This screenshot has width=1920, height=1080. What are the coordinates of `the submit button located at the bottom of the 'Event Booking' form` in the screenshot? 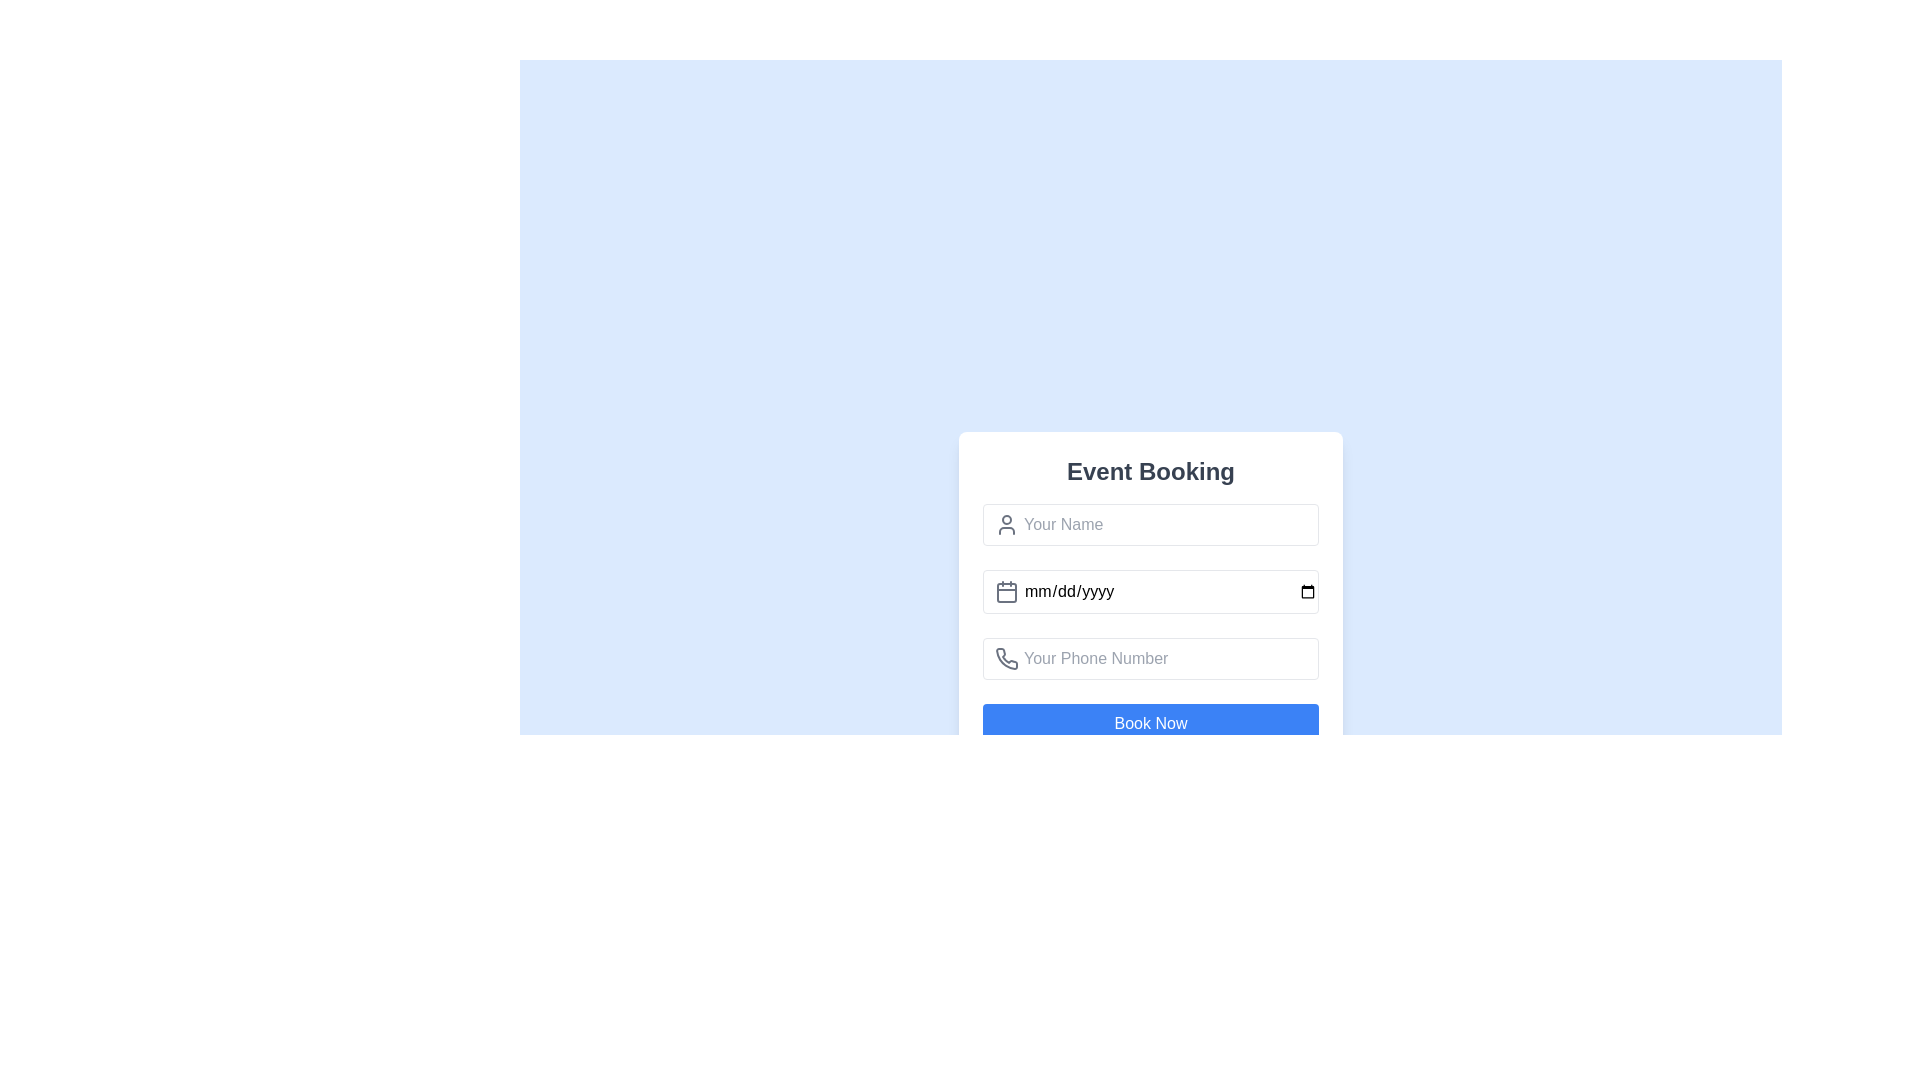 It's located at (1151, 724).